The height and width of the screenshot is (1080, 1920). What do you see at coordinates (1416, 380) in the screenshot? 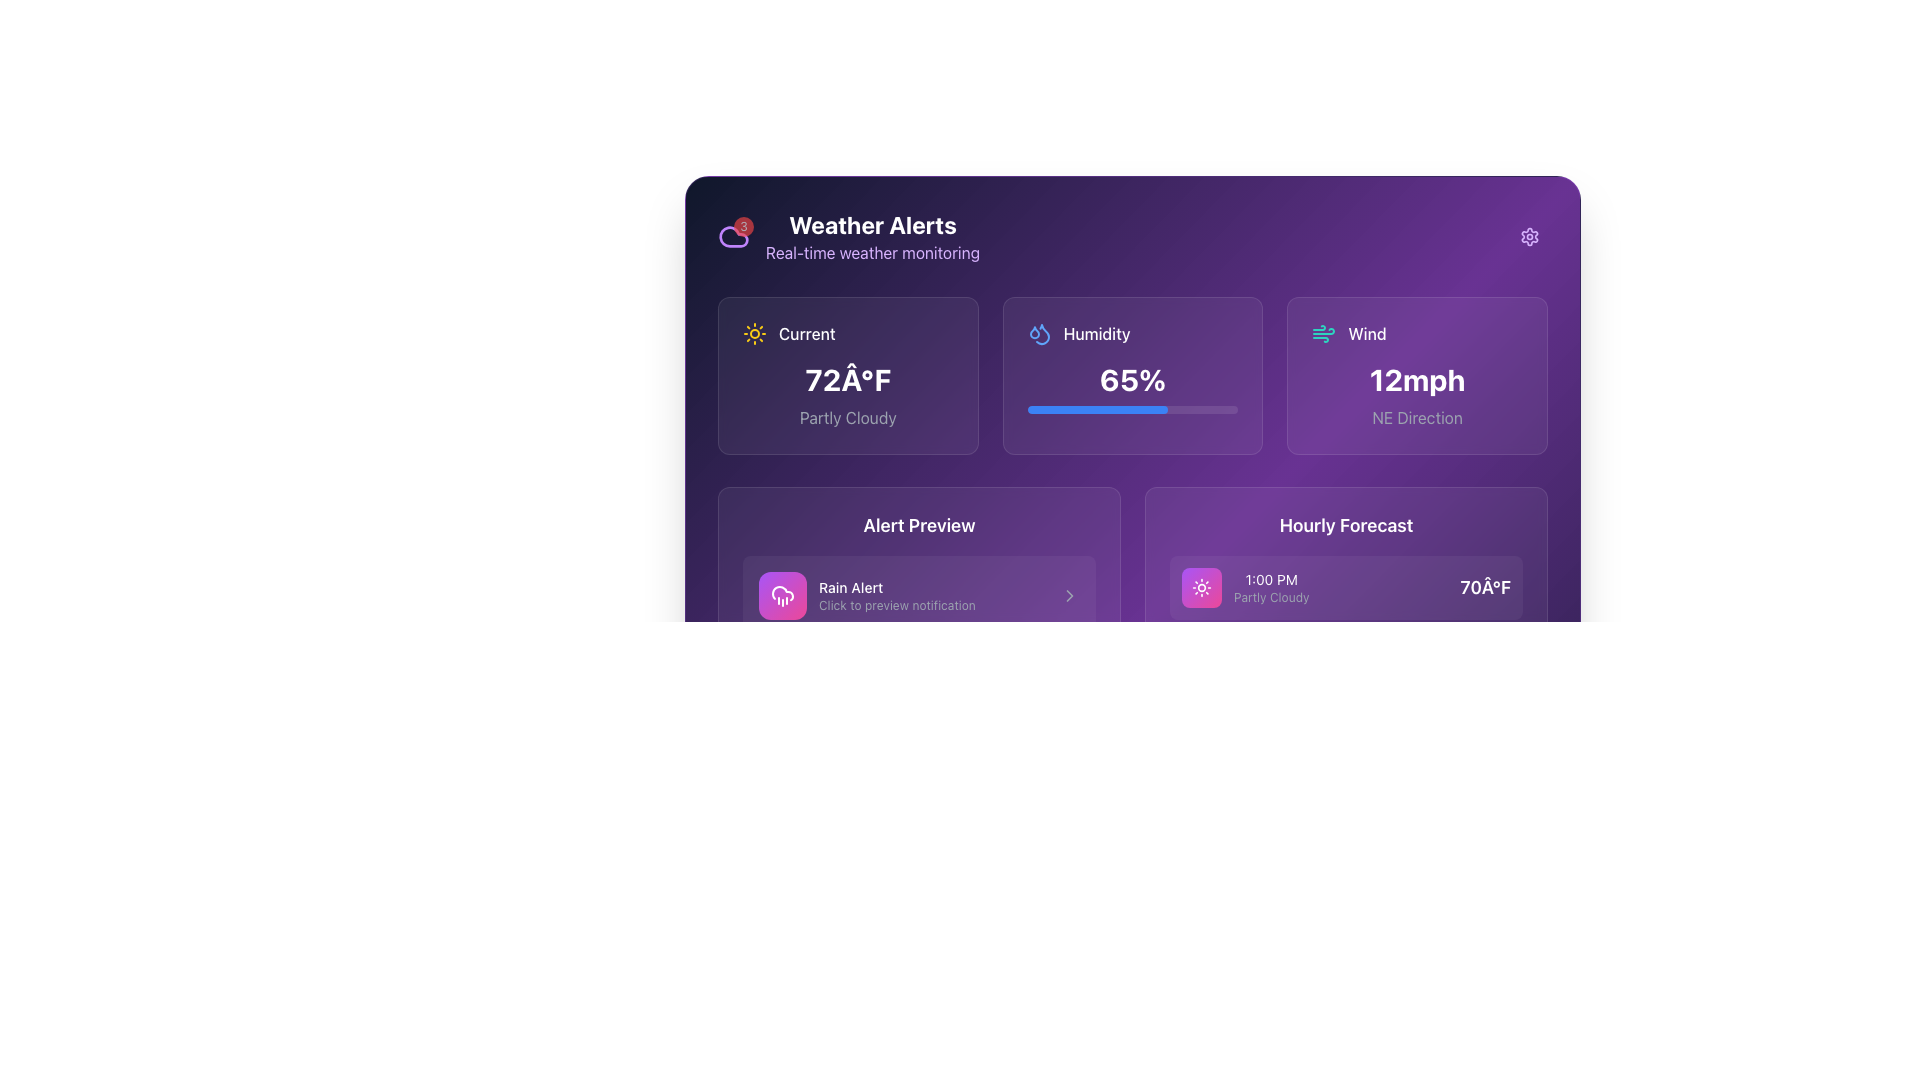
I see `the text block displaying the wind speed '12mph' located in the middle of the right section of the wind information card` at bounding box center [1416, 380].